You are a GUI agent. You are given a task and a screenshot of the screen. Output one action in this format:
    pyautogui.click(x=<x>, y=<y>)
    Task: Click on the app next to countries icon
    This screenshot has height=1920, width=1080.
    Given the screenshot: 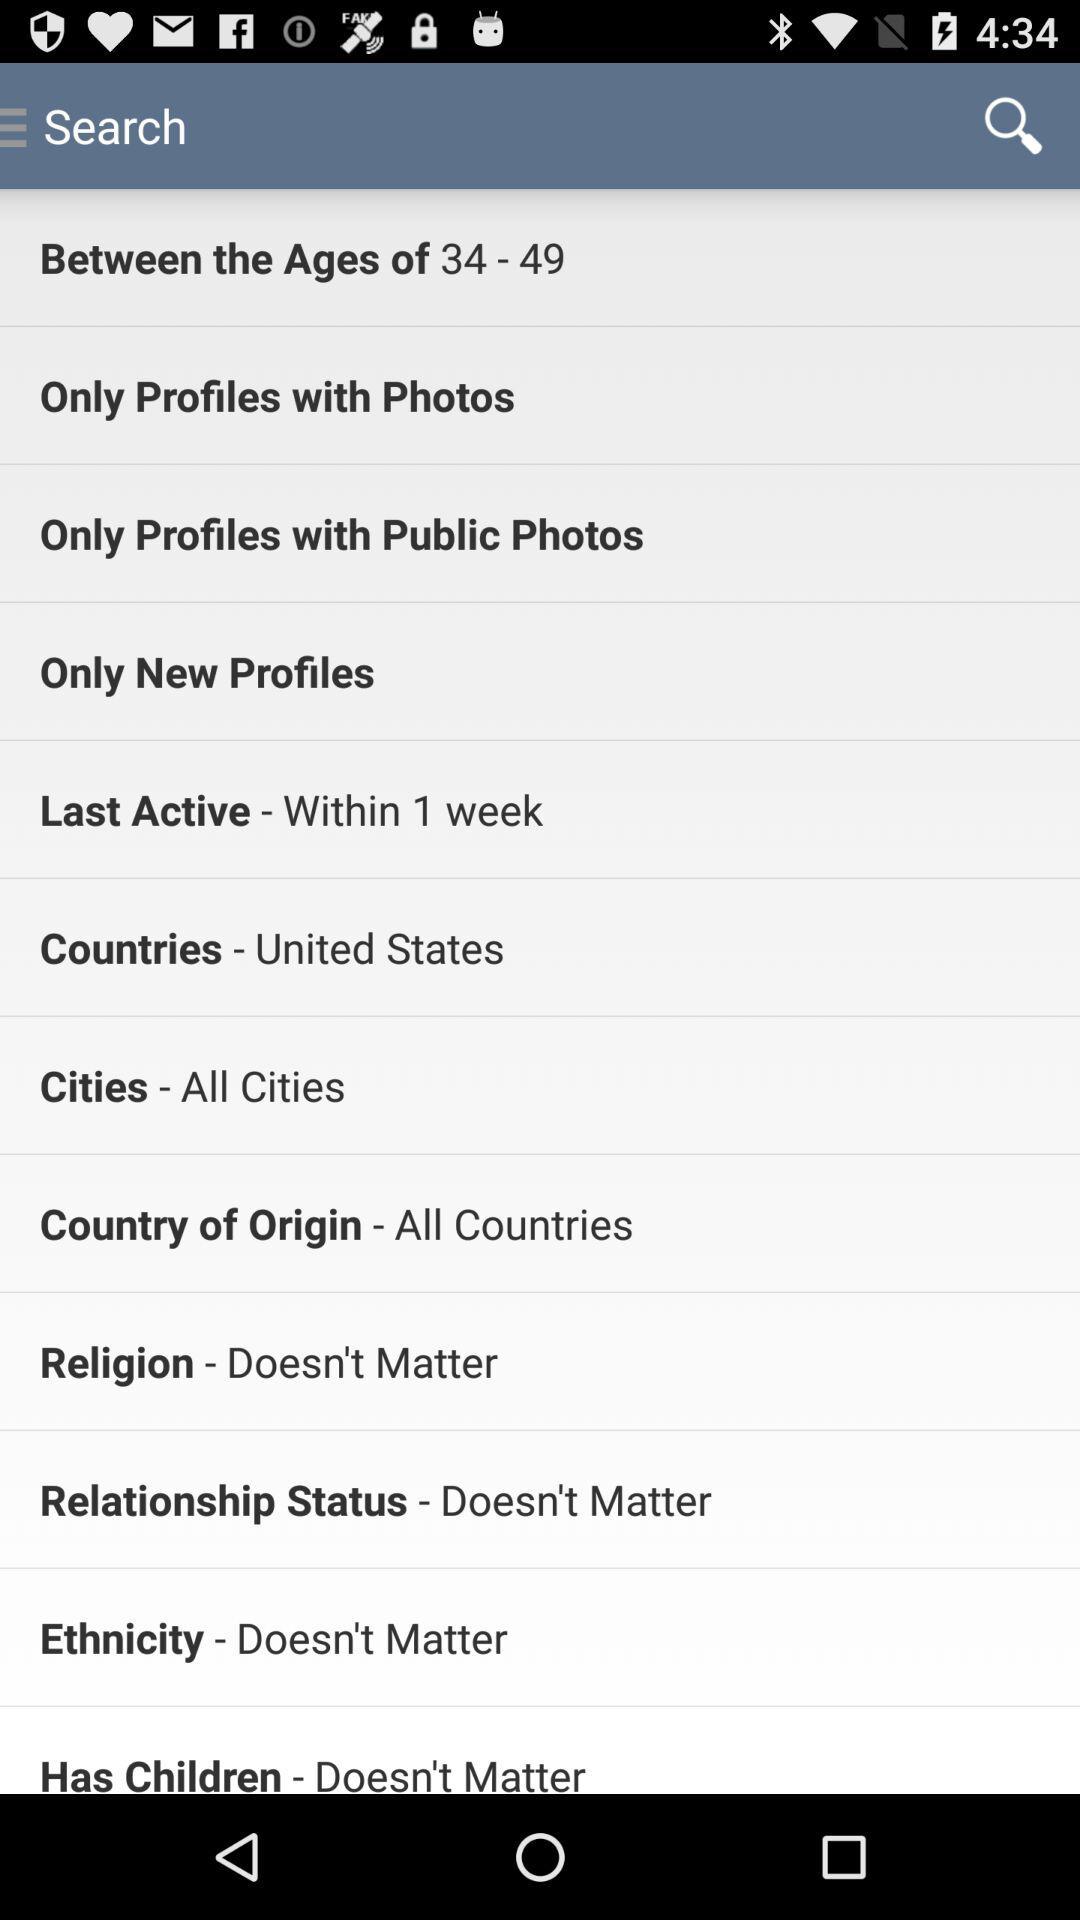 What is the action you would take?
    pyautogui.click(x=363, y=946)
    